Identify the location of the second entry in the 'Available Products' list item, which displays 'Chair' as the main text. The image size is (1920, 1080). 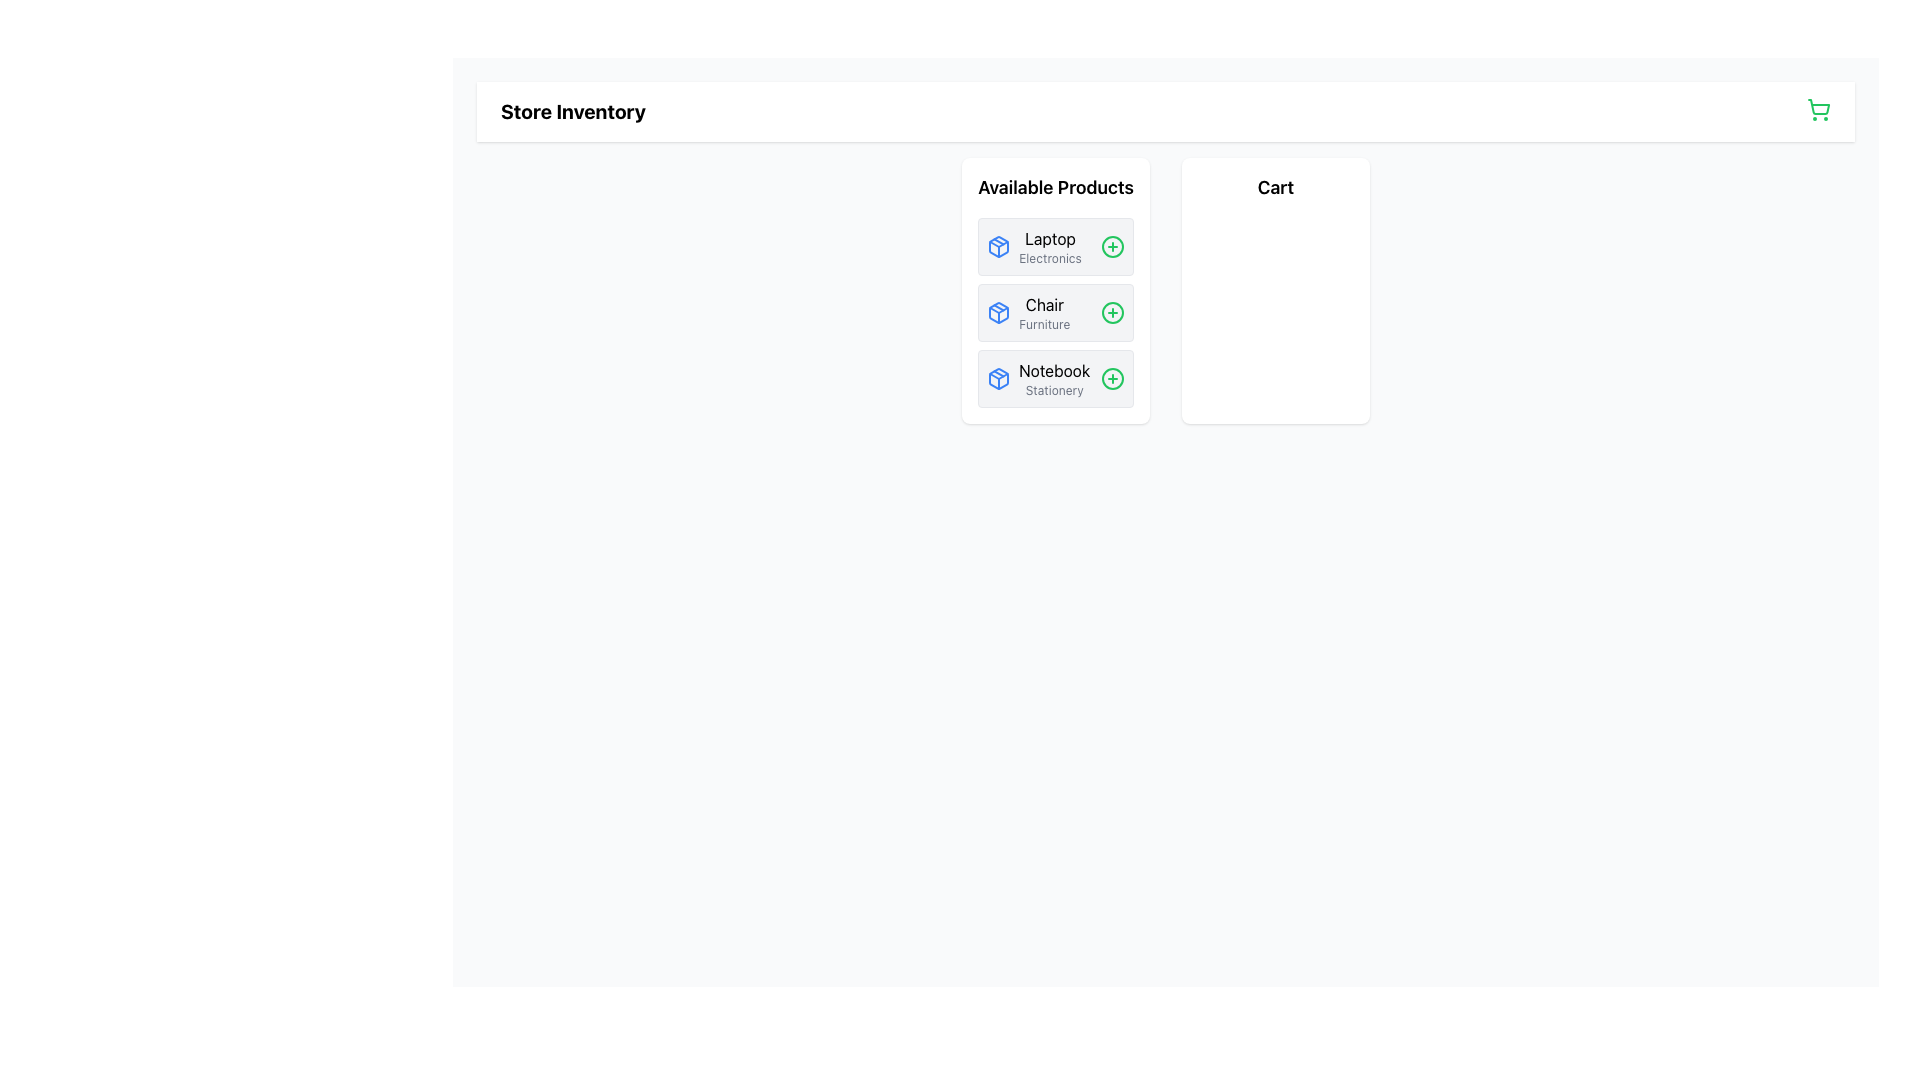
(1055, 290).